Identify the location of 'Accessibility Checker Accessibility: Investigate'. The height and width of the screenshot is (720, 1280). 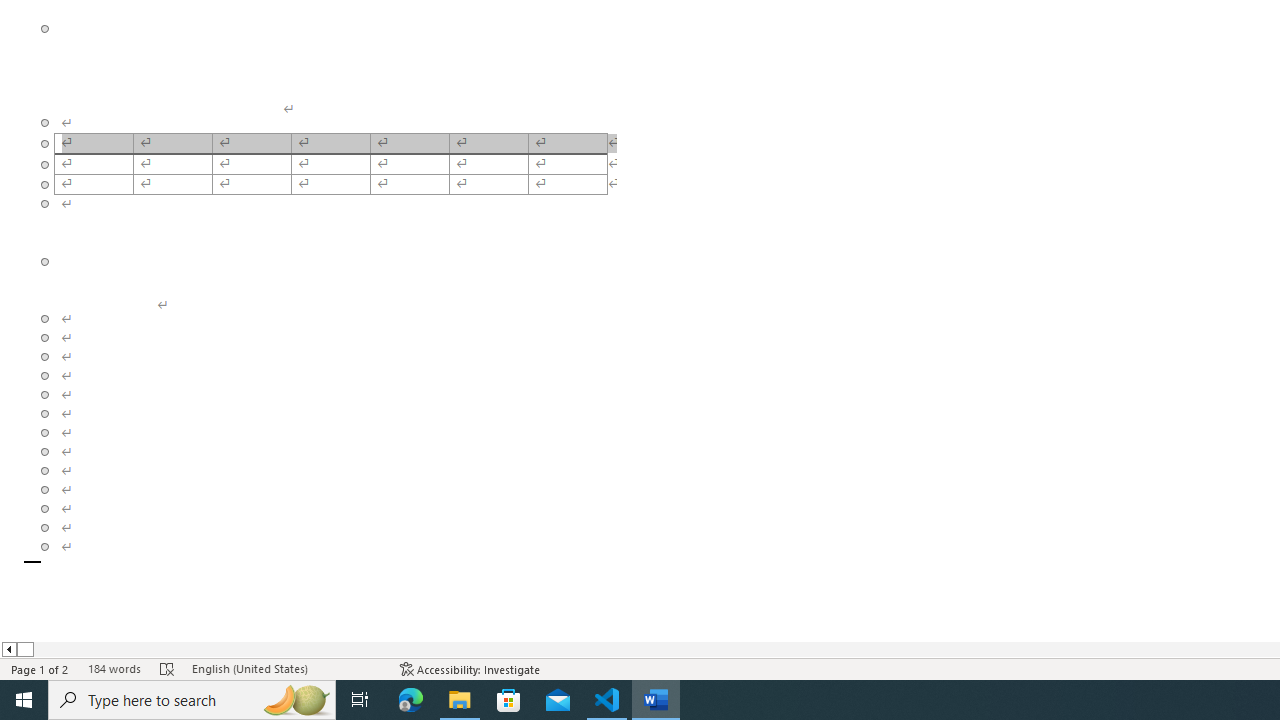
(469, 669).